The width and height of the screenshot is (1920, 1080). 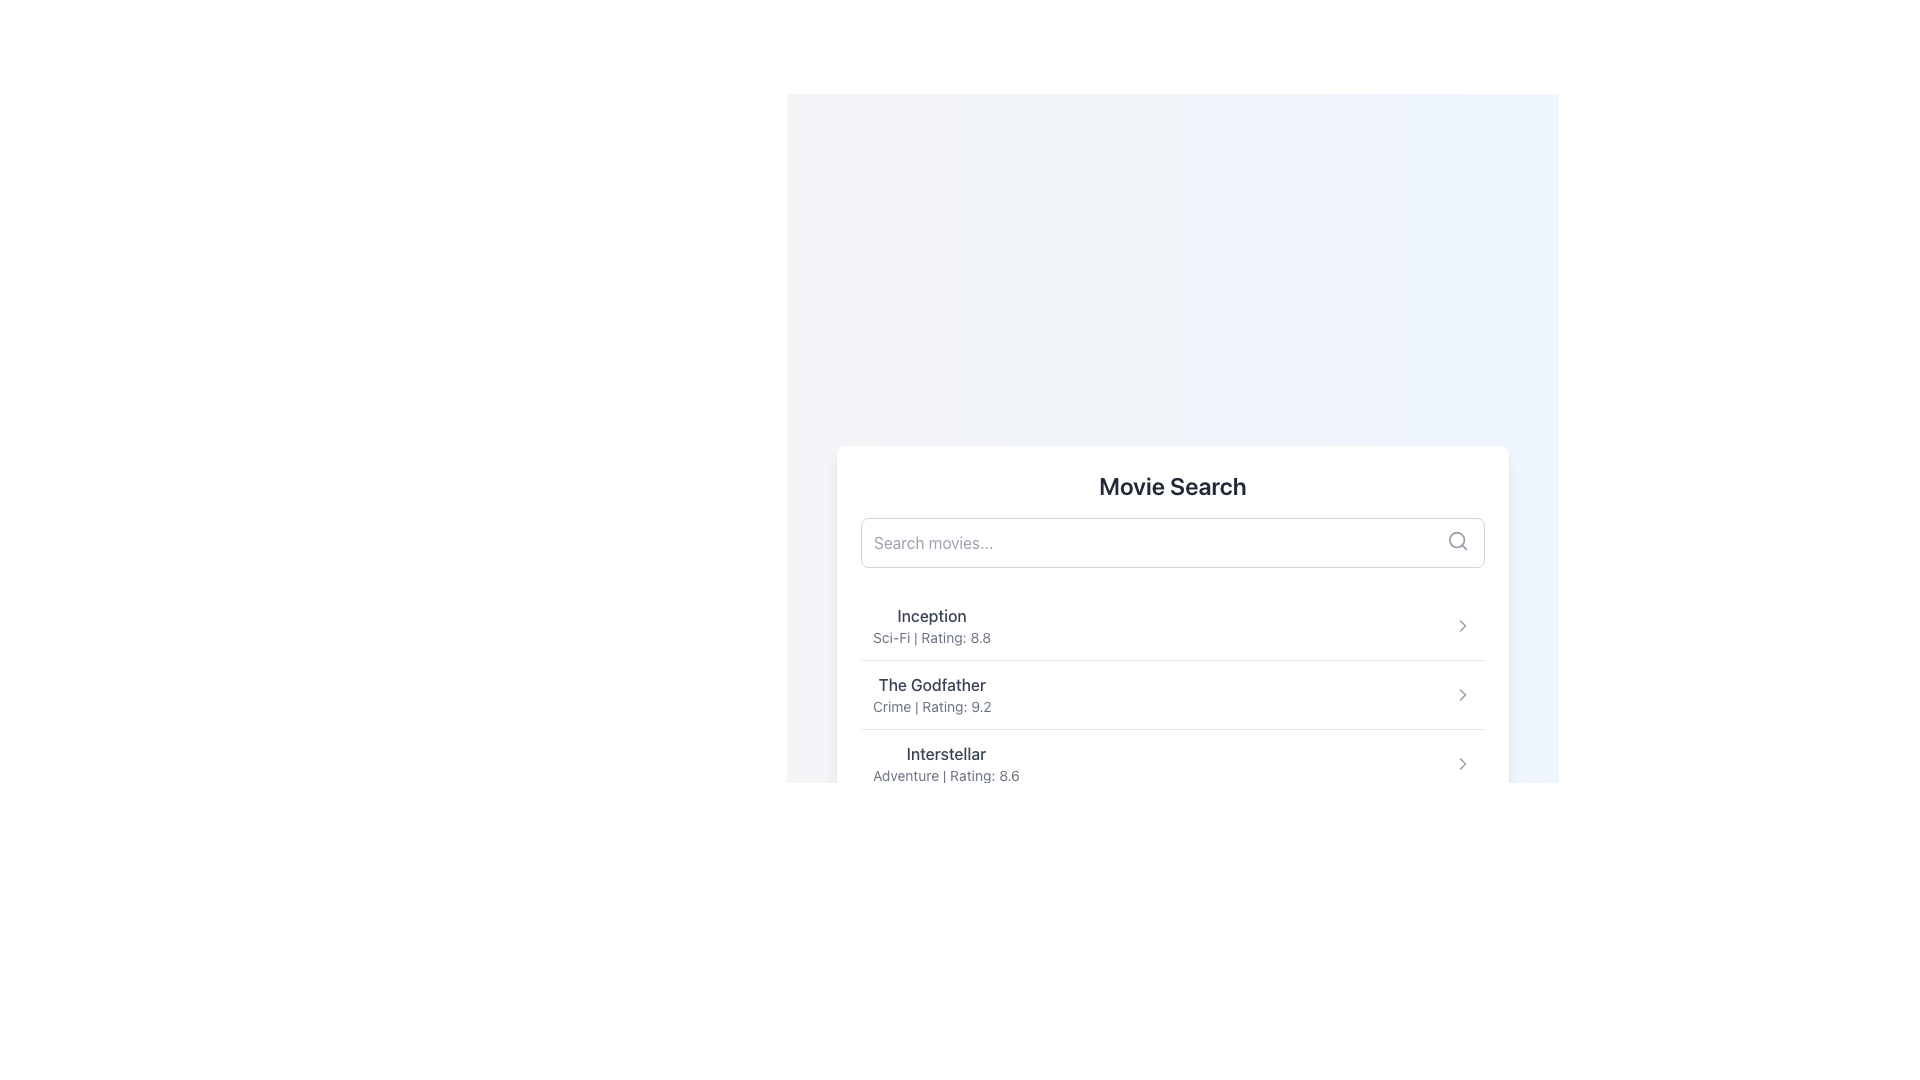 I want to click on the bold text label reading 'Inception', which is styled to stand out and is located at the top of a list just below the search bar in the movie searching interface, so click(x=930, y=615).